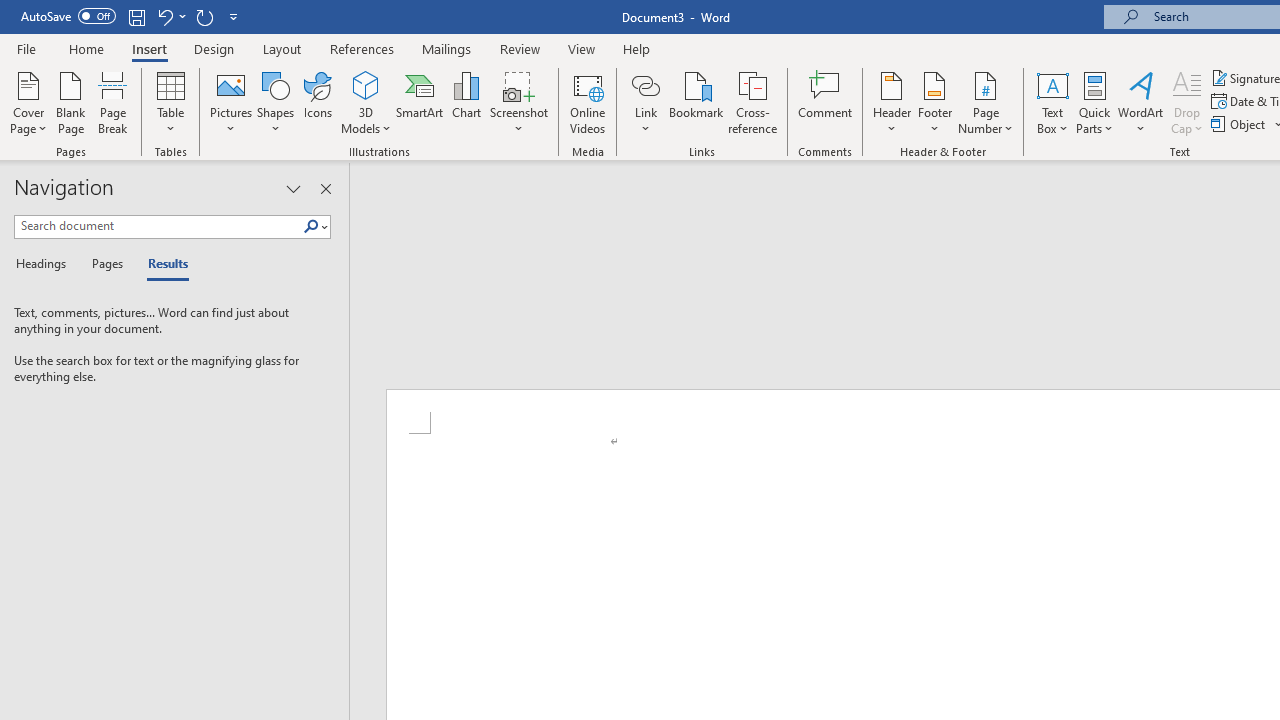 This screenshot has height=720, width=1280. What do you see at coordinates (112, 103) in the screenshot?
I see `'Page Break'` at bounding box center [112, 103].